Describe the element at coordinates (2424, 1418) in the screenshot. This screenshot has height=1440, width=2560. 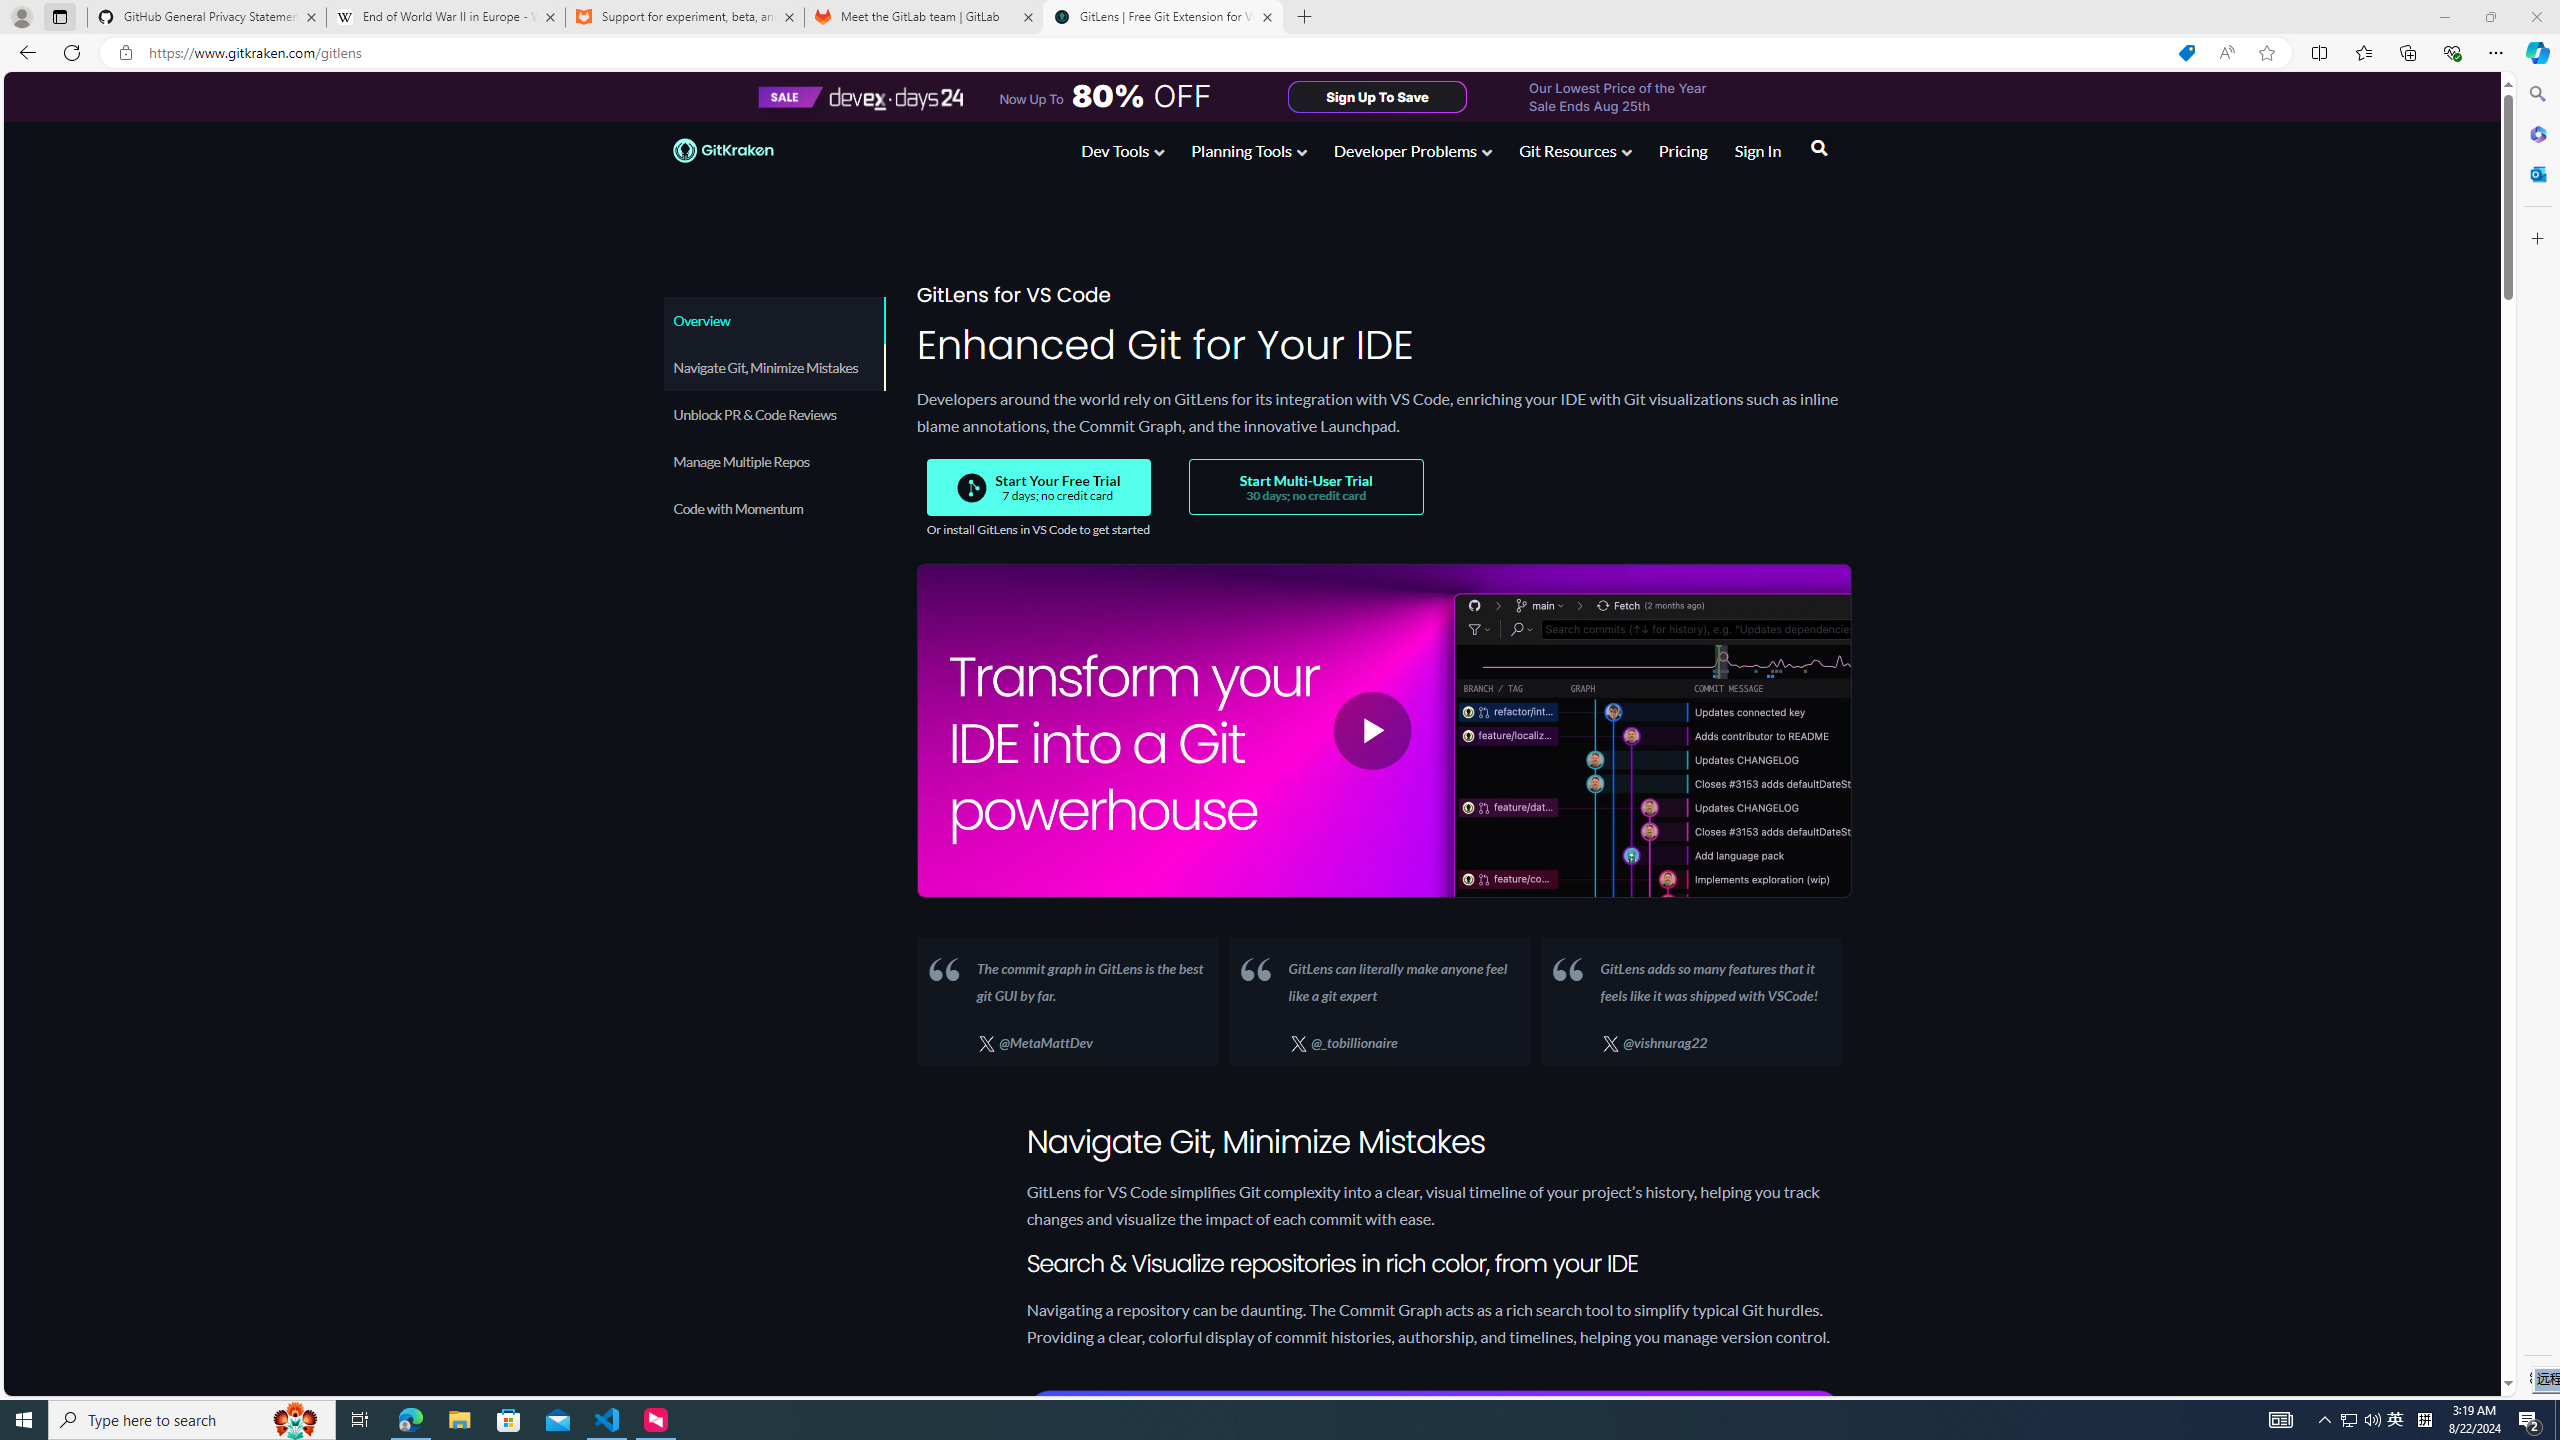
I see `'Tray Input Indicator - Chinese (Simplified, China)'` at that location.